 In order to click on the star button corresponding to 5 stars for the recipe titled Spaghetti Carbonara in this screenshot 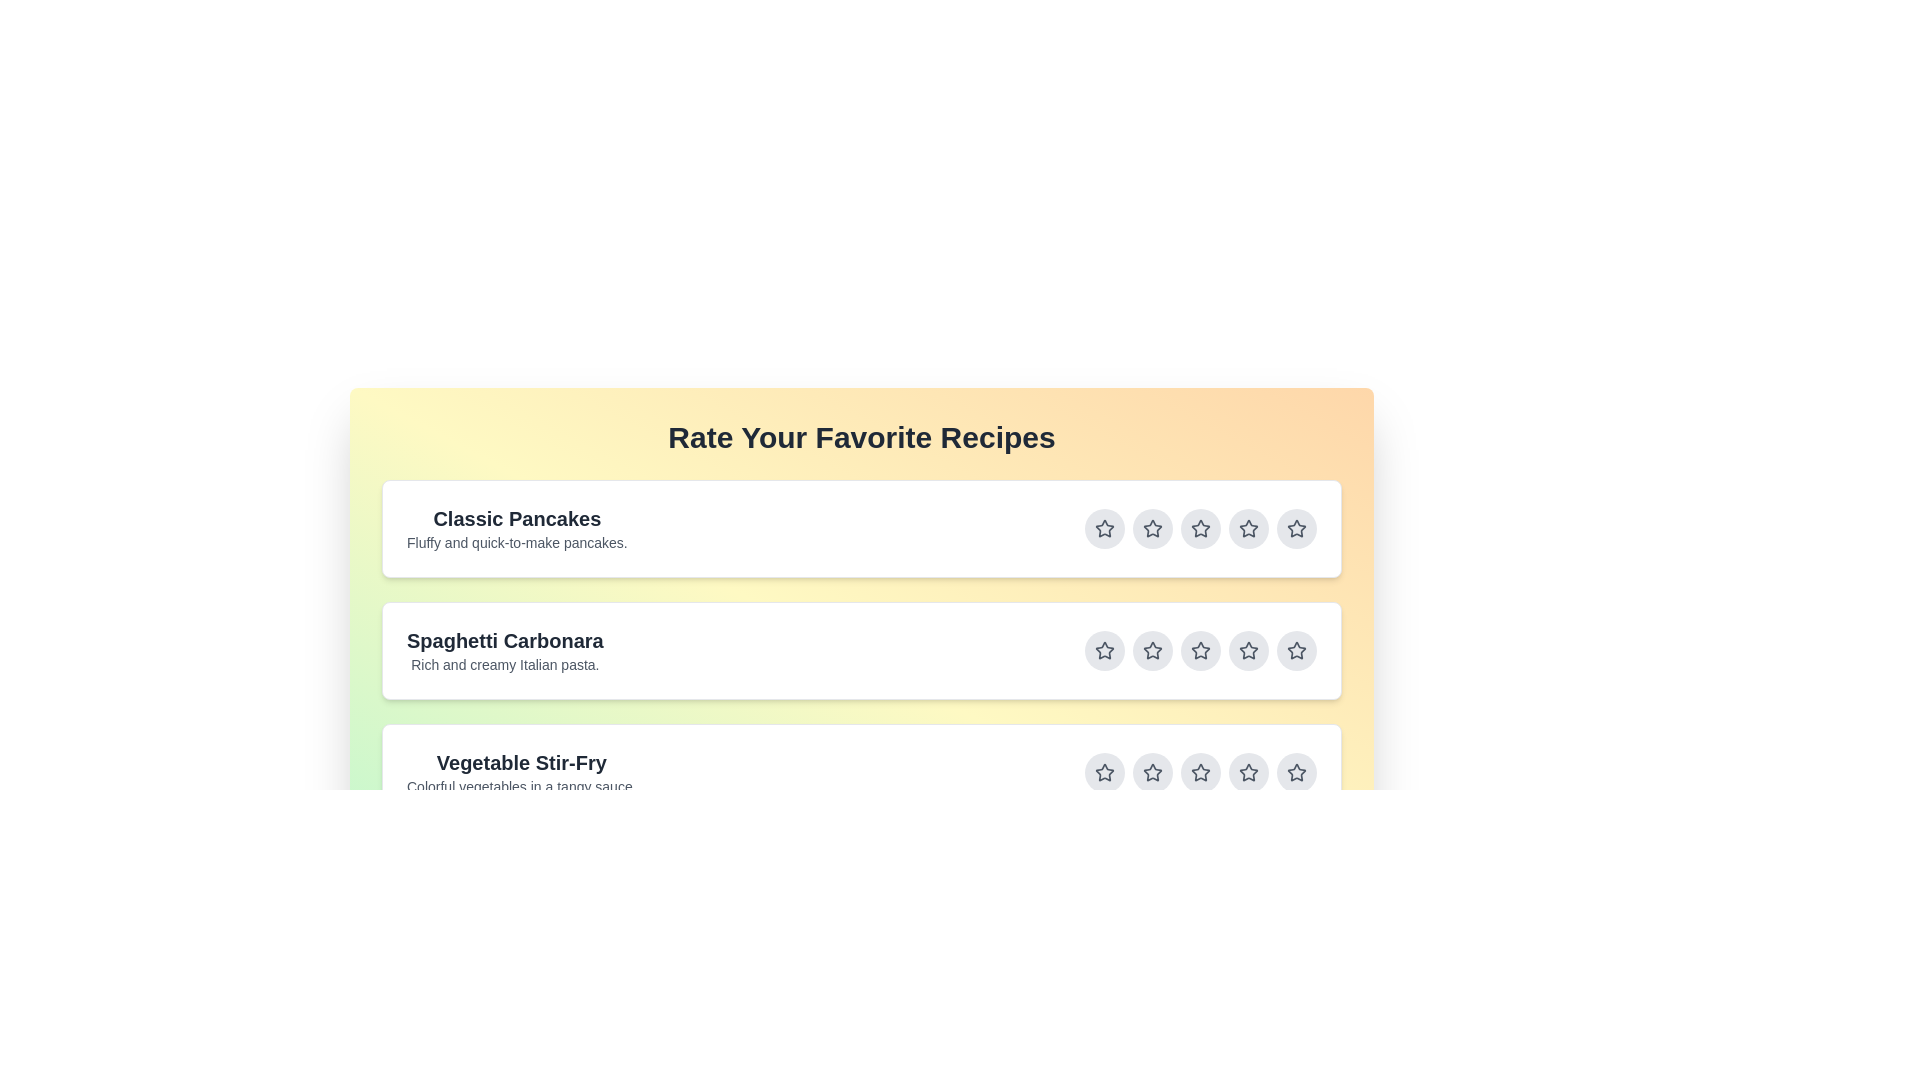, I will do `click(1296, 651)`.